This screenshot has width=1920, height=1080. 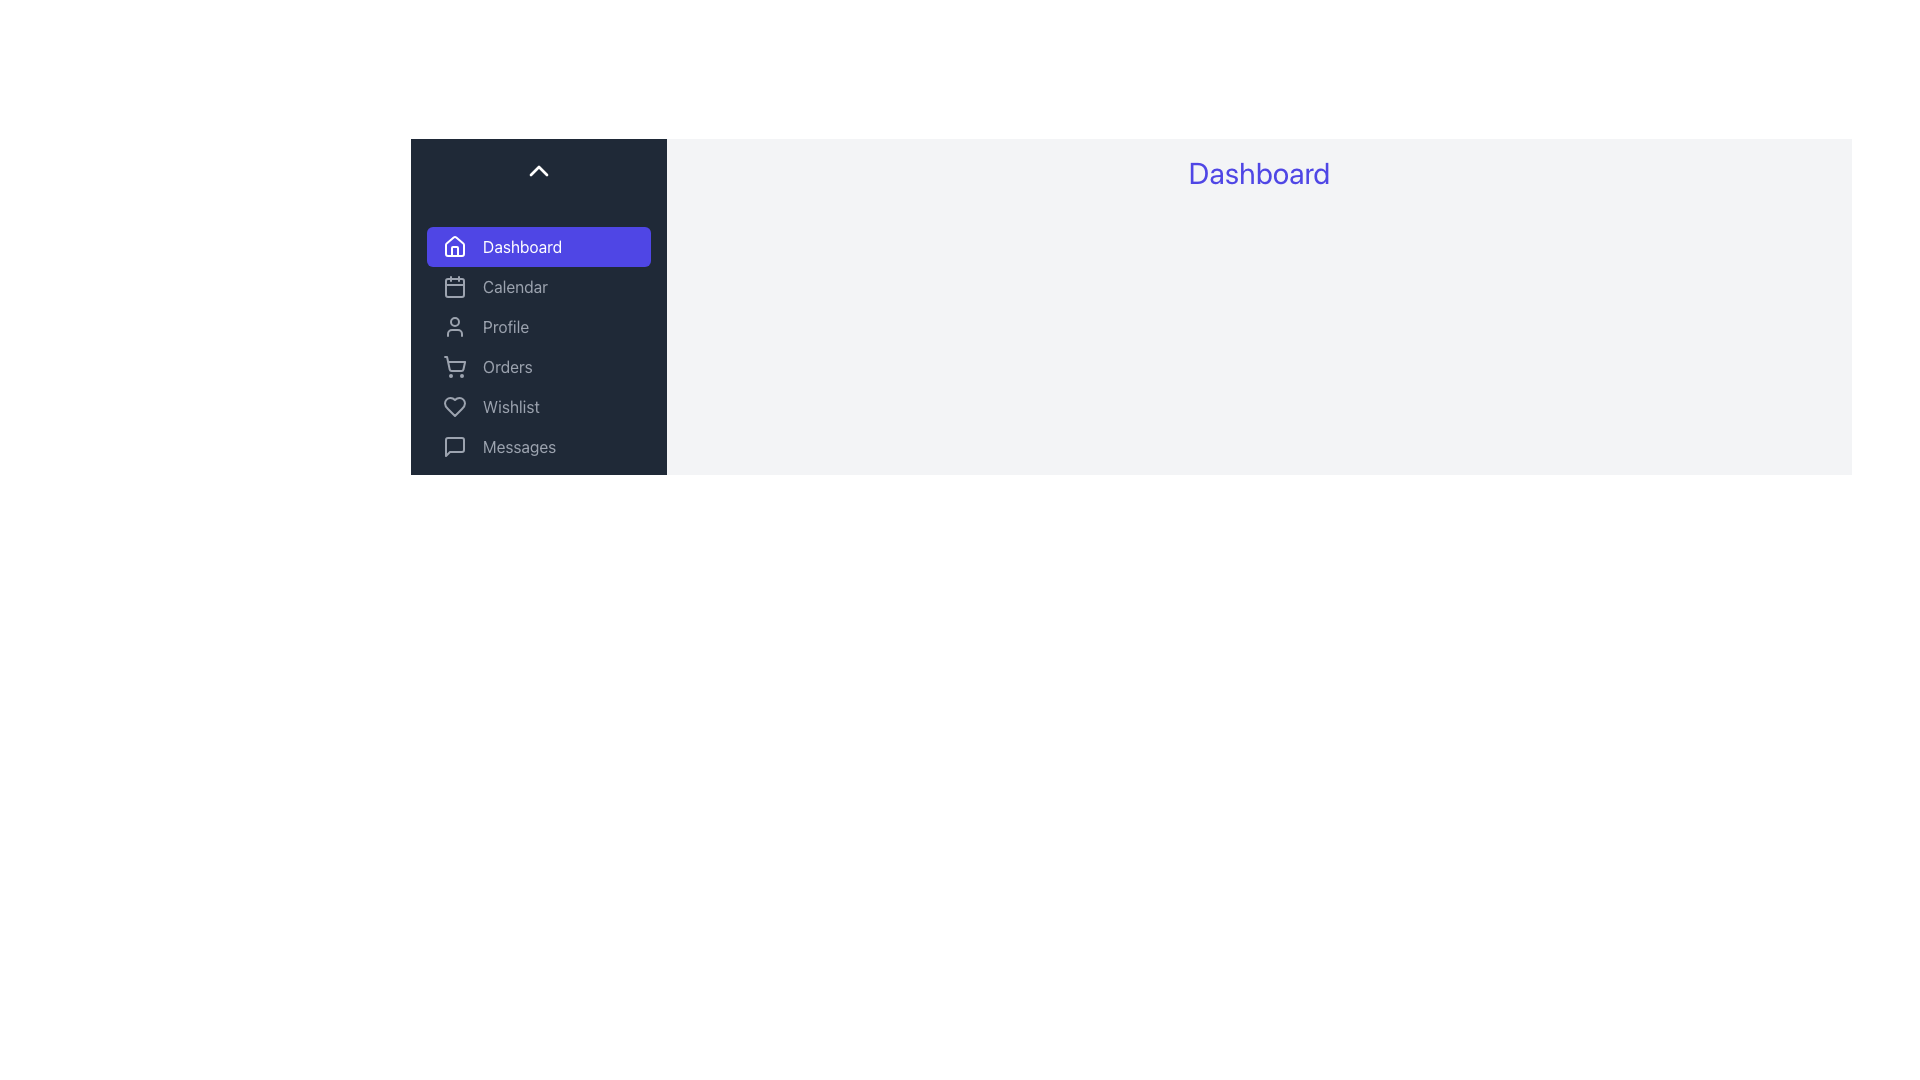 I want to click on the calendar-shaped icon with gray lines and rounded corners, so click(x=454, y=286).